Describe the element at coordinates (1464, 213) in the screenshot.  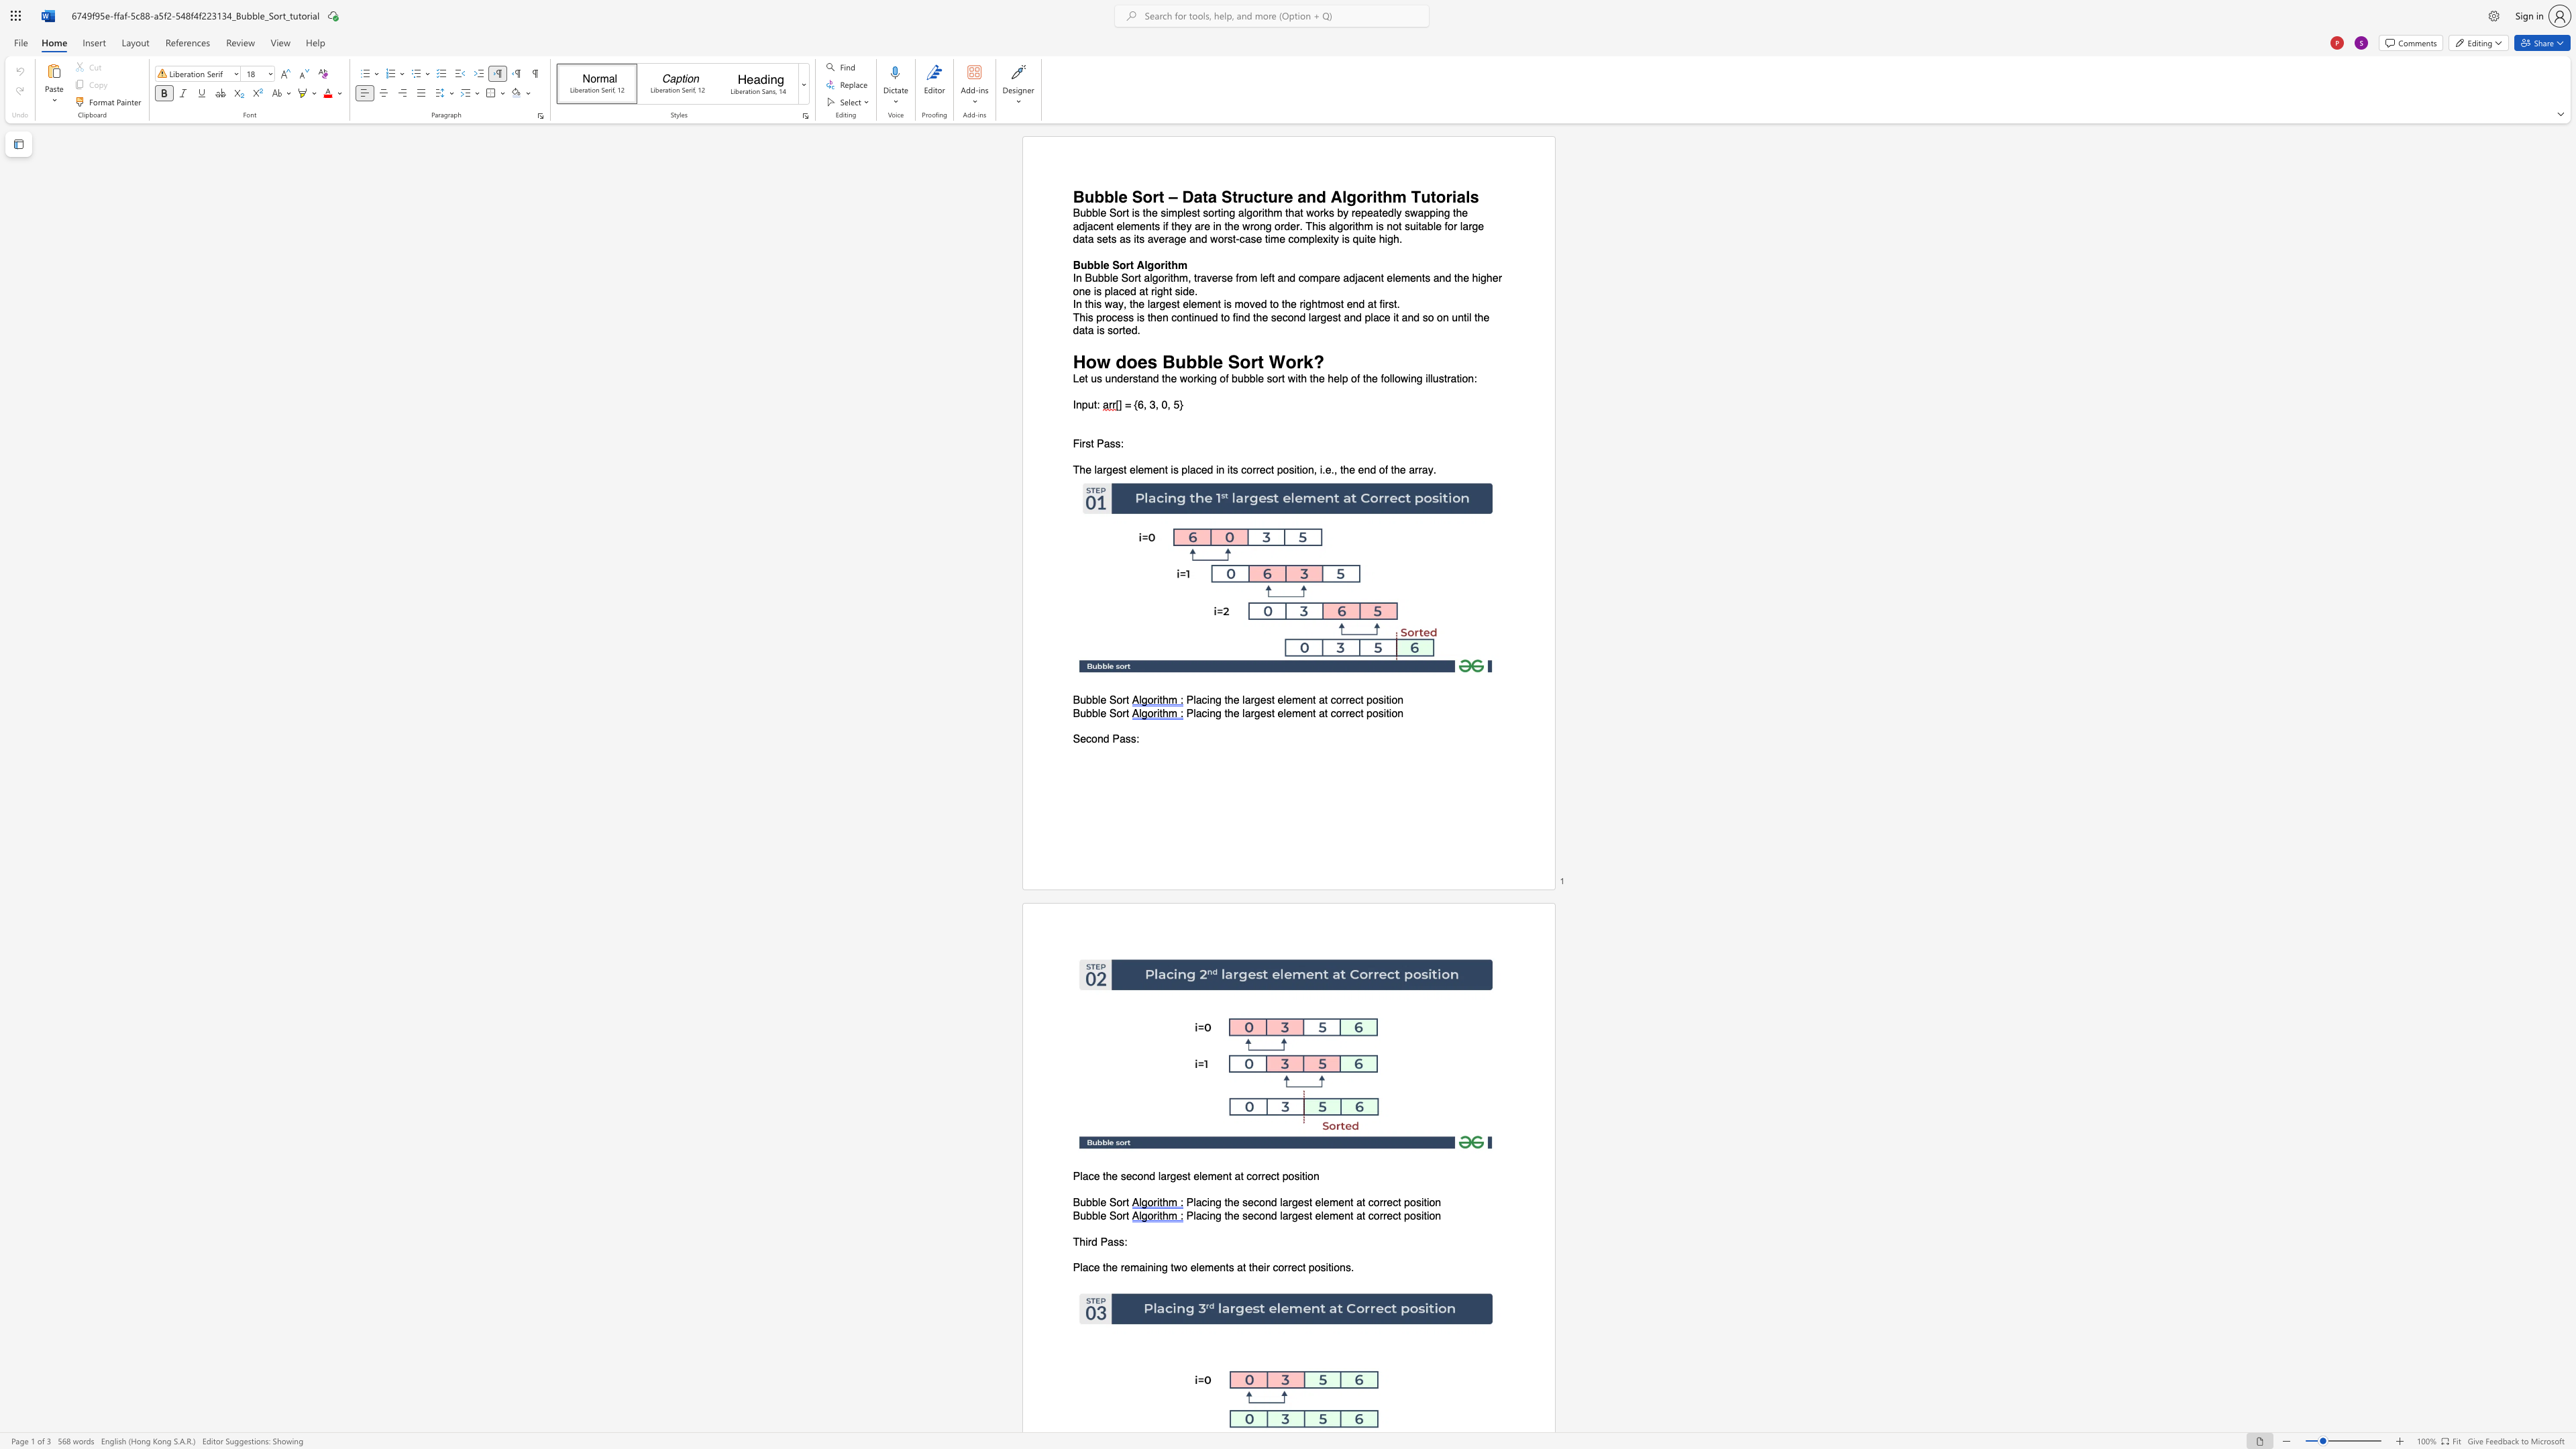
I see `the 7th character "e" in the text` at that location.